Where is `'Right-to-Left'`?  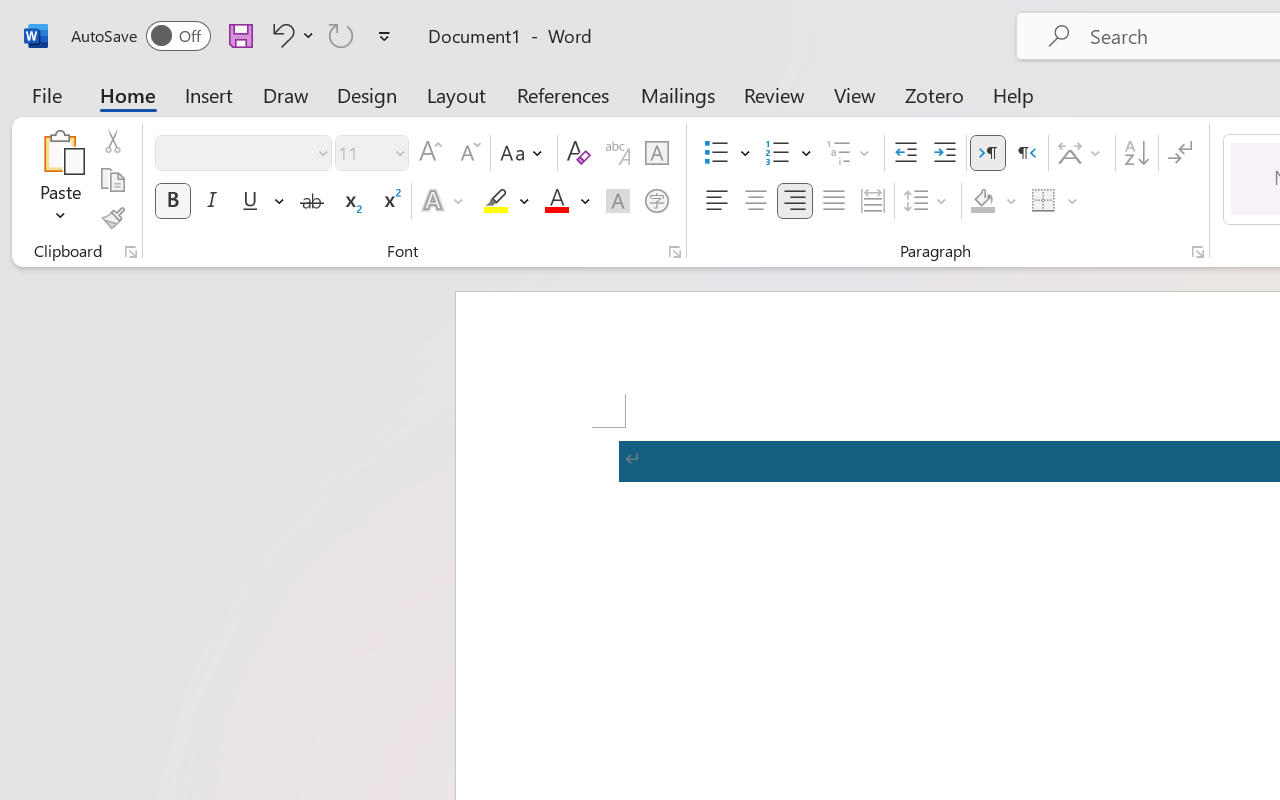
'Right-to-Left' is located at coordinates (1026, 153).